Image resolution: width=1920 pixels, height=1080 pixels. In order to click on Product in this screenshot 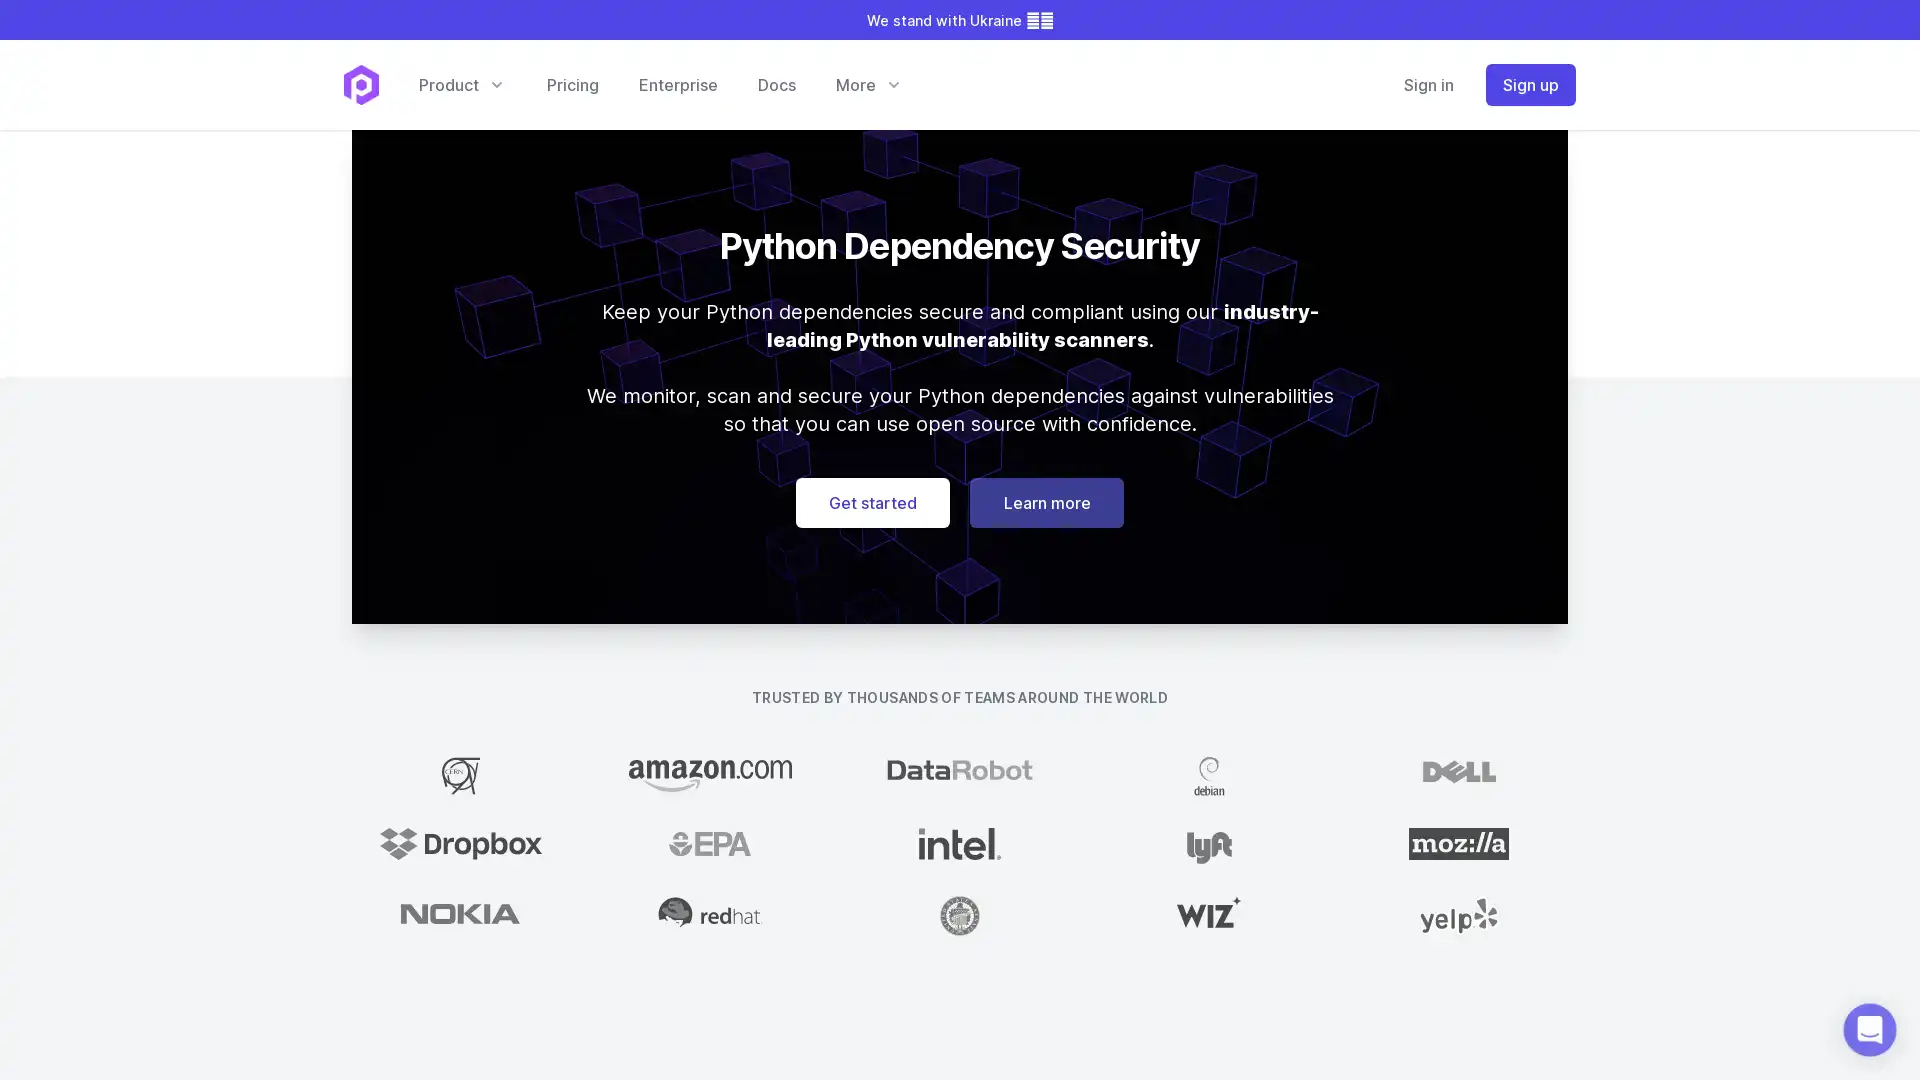, I will do `click(460, 83)`.